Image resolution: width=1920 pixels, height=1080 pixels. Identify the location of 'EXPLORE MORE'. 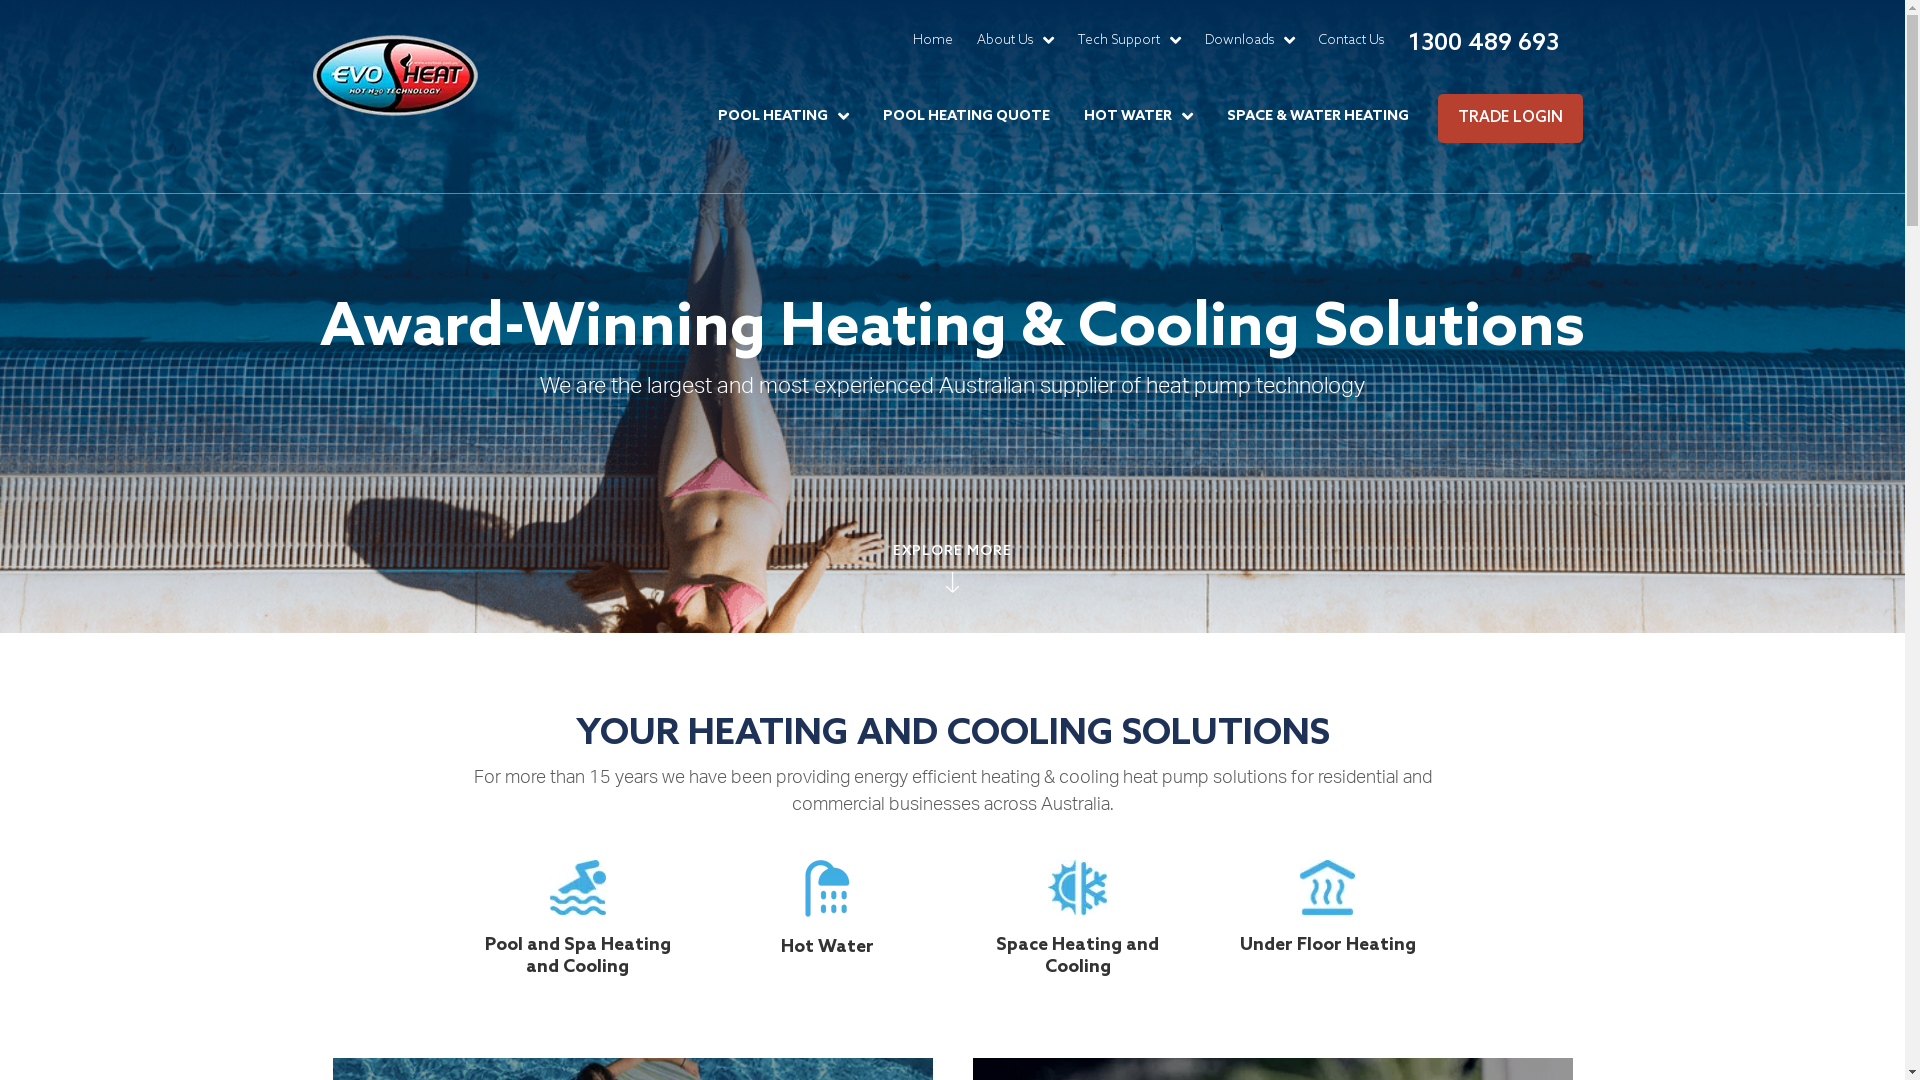
(951, 567).